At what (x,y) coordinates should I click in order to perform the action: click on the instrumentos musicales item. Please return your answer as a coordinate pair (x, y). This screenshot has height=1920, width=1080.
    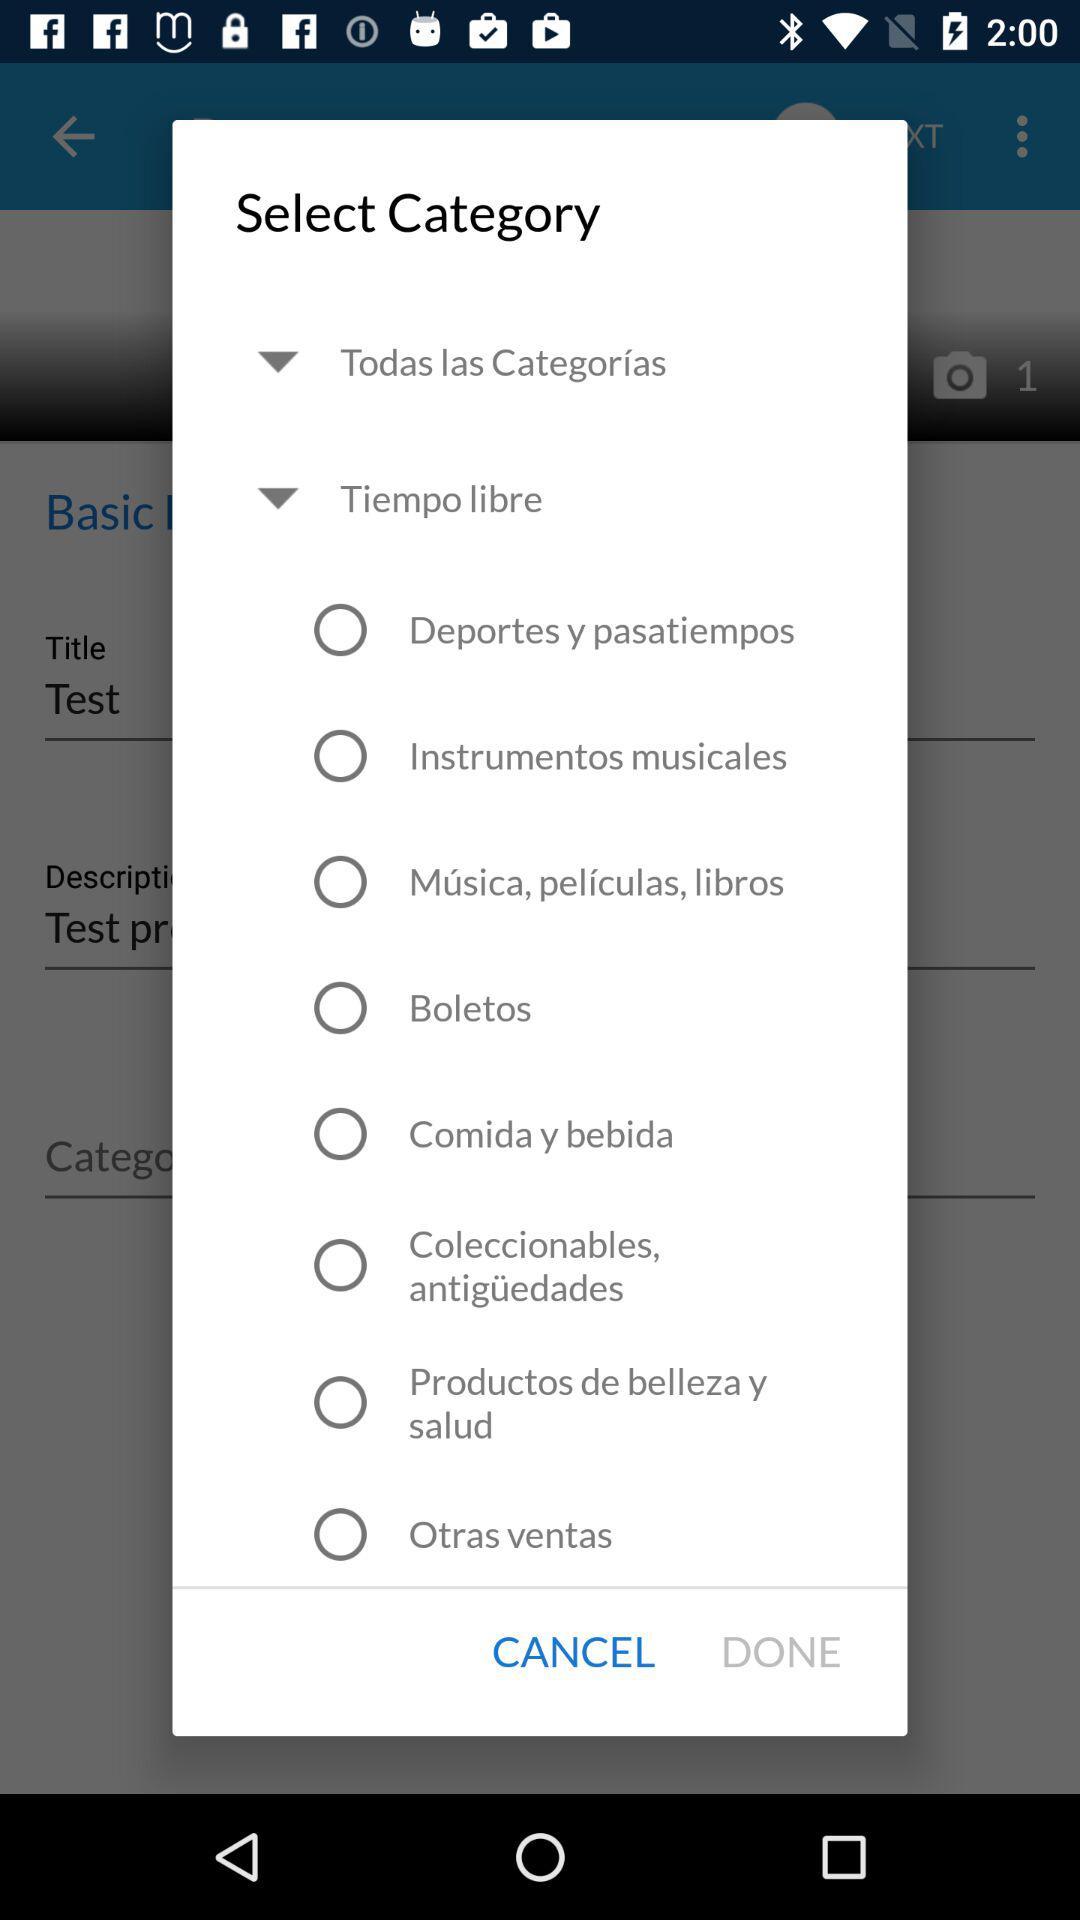
    Looking at the image, I should click on (597, 754).